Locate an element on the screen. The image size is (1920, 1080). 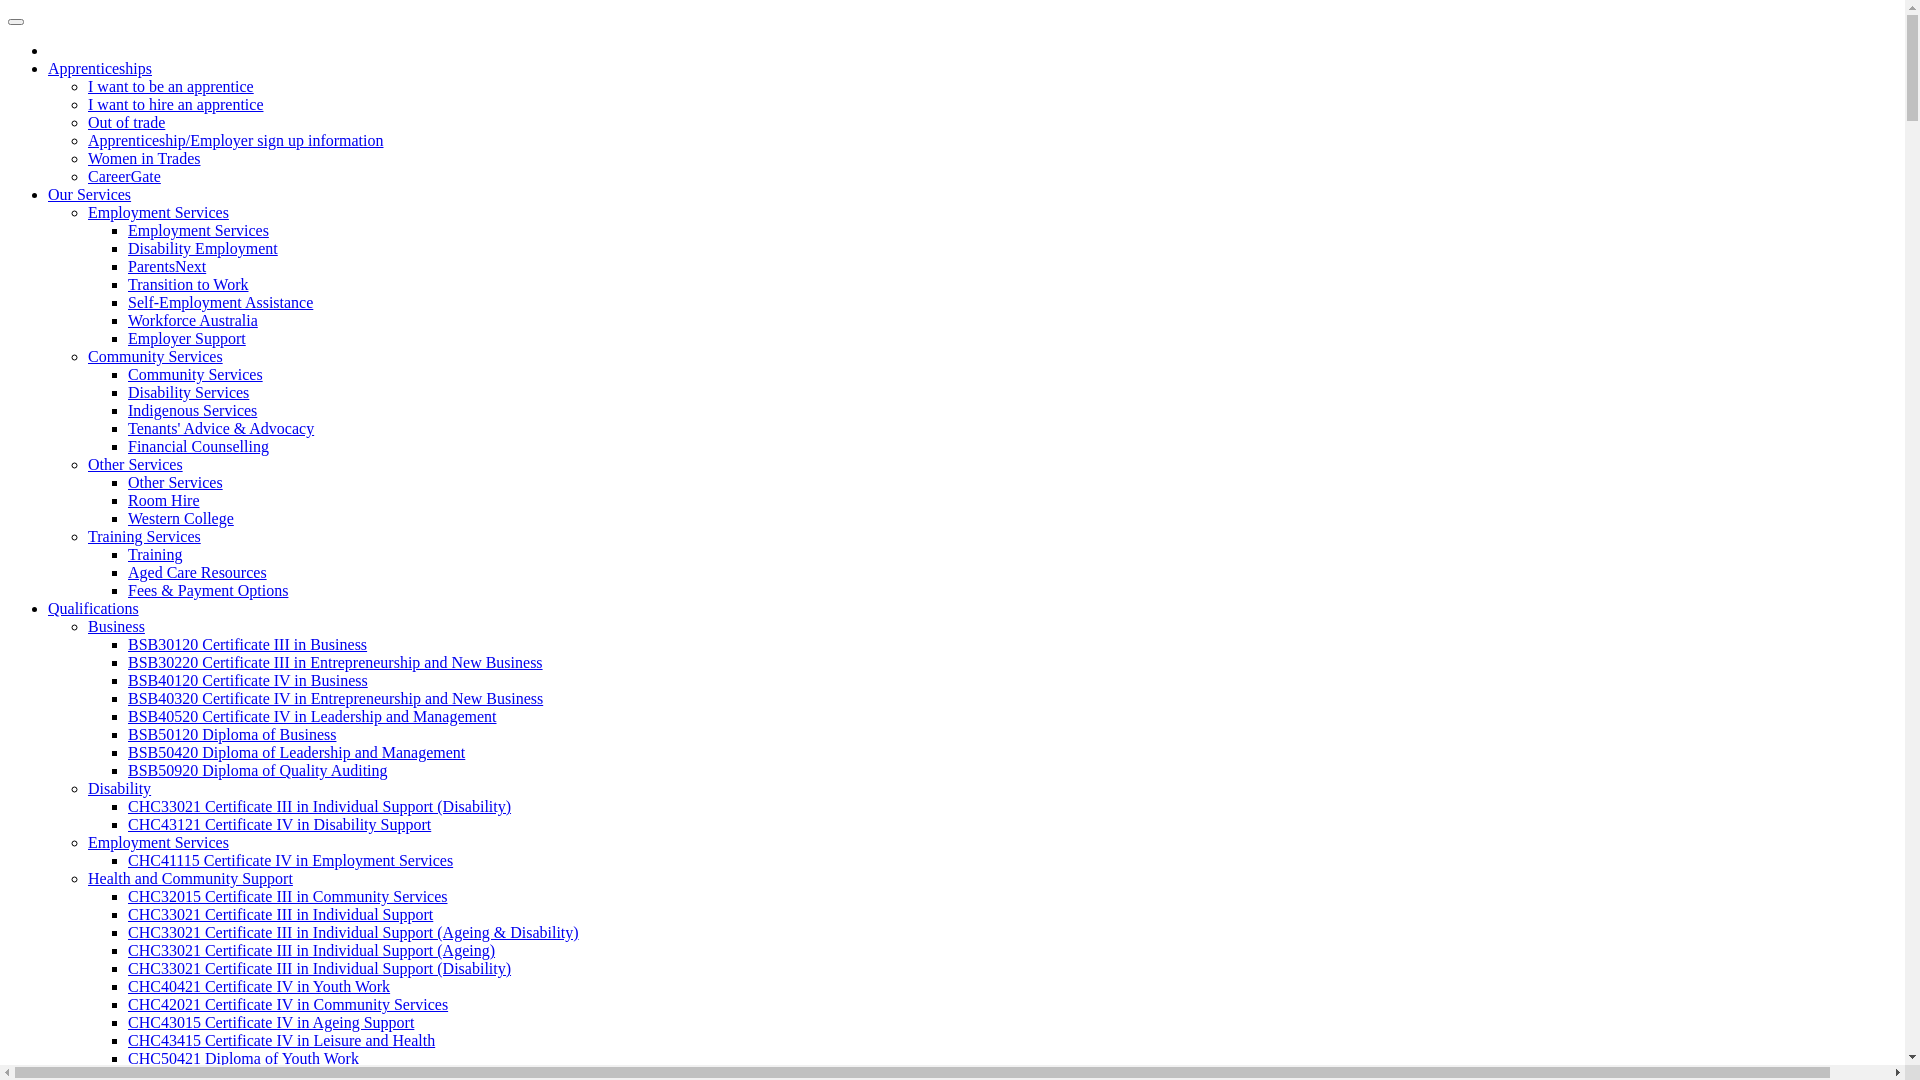
'I want to hire an apprentice' is located at coordinates (175, 104).